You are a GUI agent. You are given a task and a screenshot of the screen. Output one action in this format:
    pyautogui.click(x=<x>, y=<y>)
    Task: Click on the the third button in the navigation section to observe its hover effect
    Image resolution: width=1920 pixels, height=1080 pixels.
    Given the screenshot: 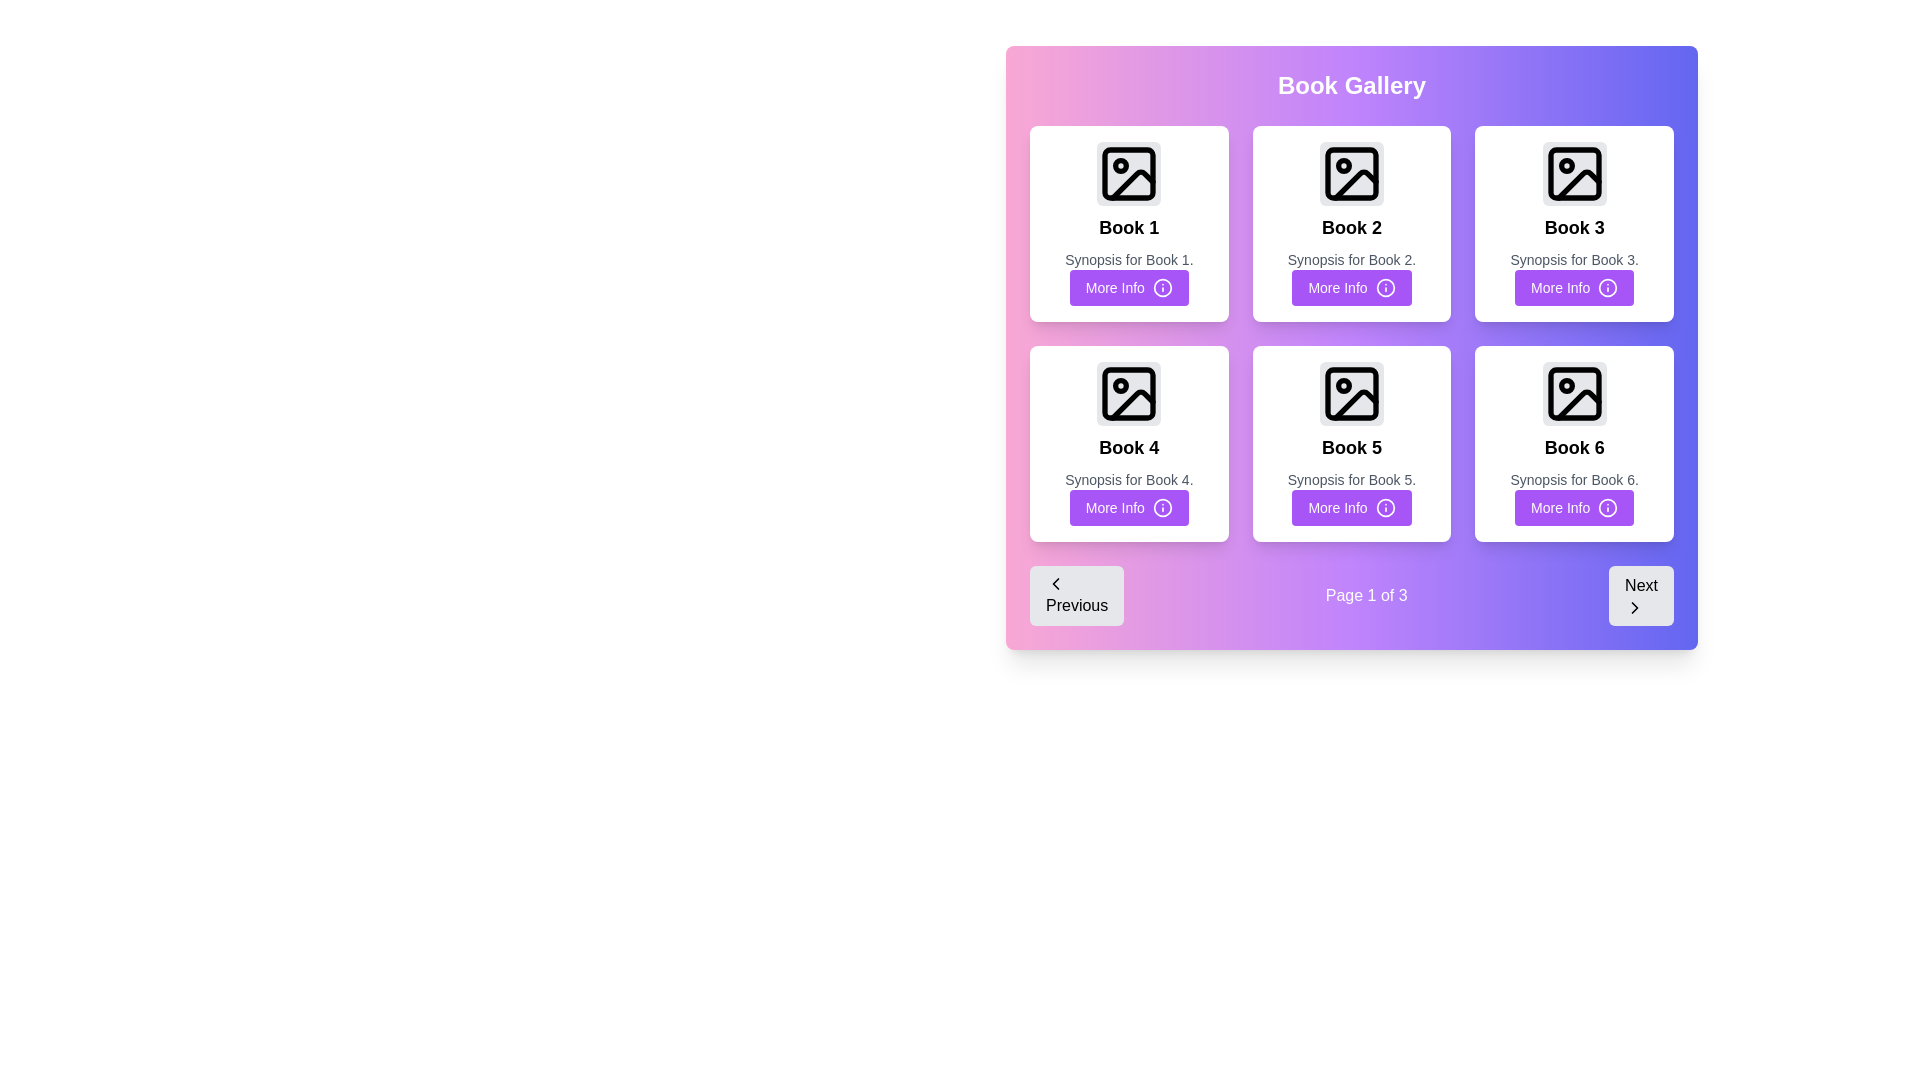 What is the action you would take?
    pyautogui.click(x=1641, y=595)
    